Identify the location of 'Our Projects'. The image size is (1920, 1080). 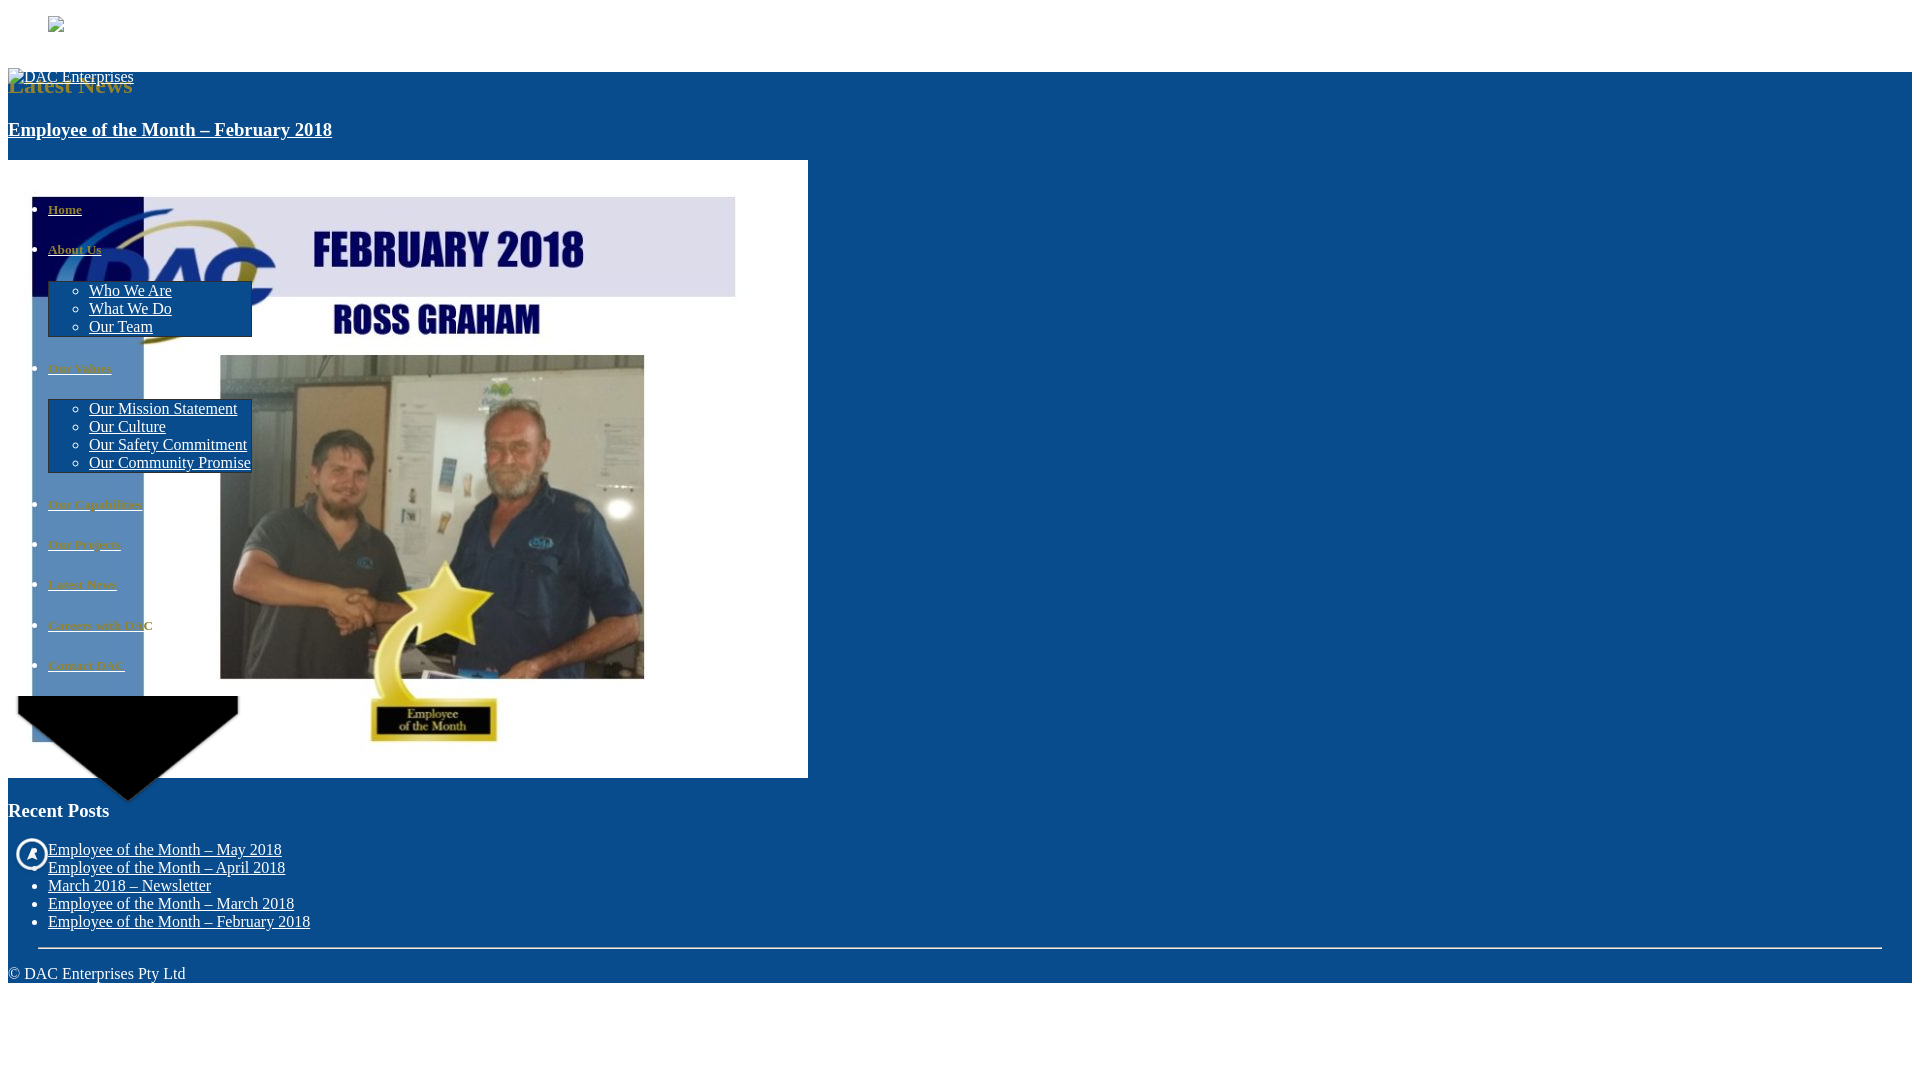
(148, 544).